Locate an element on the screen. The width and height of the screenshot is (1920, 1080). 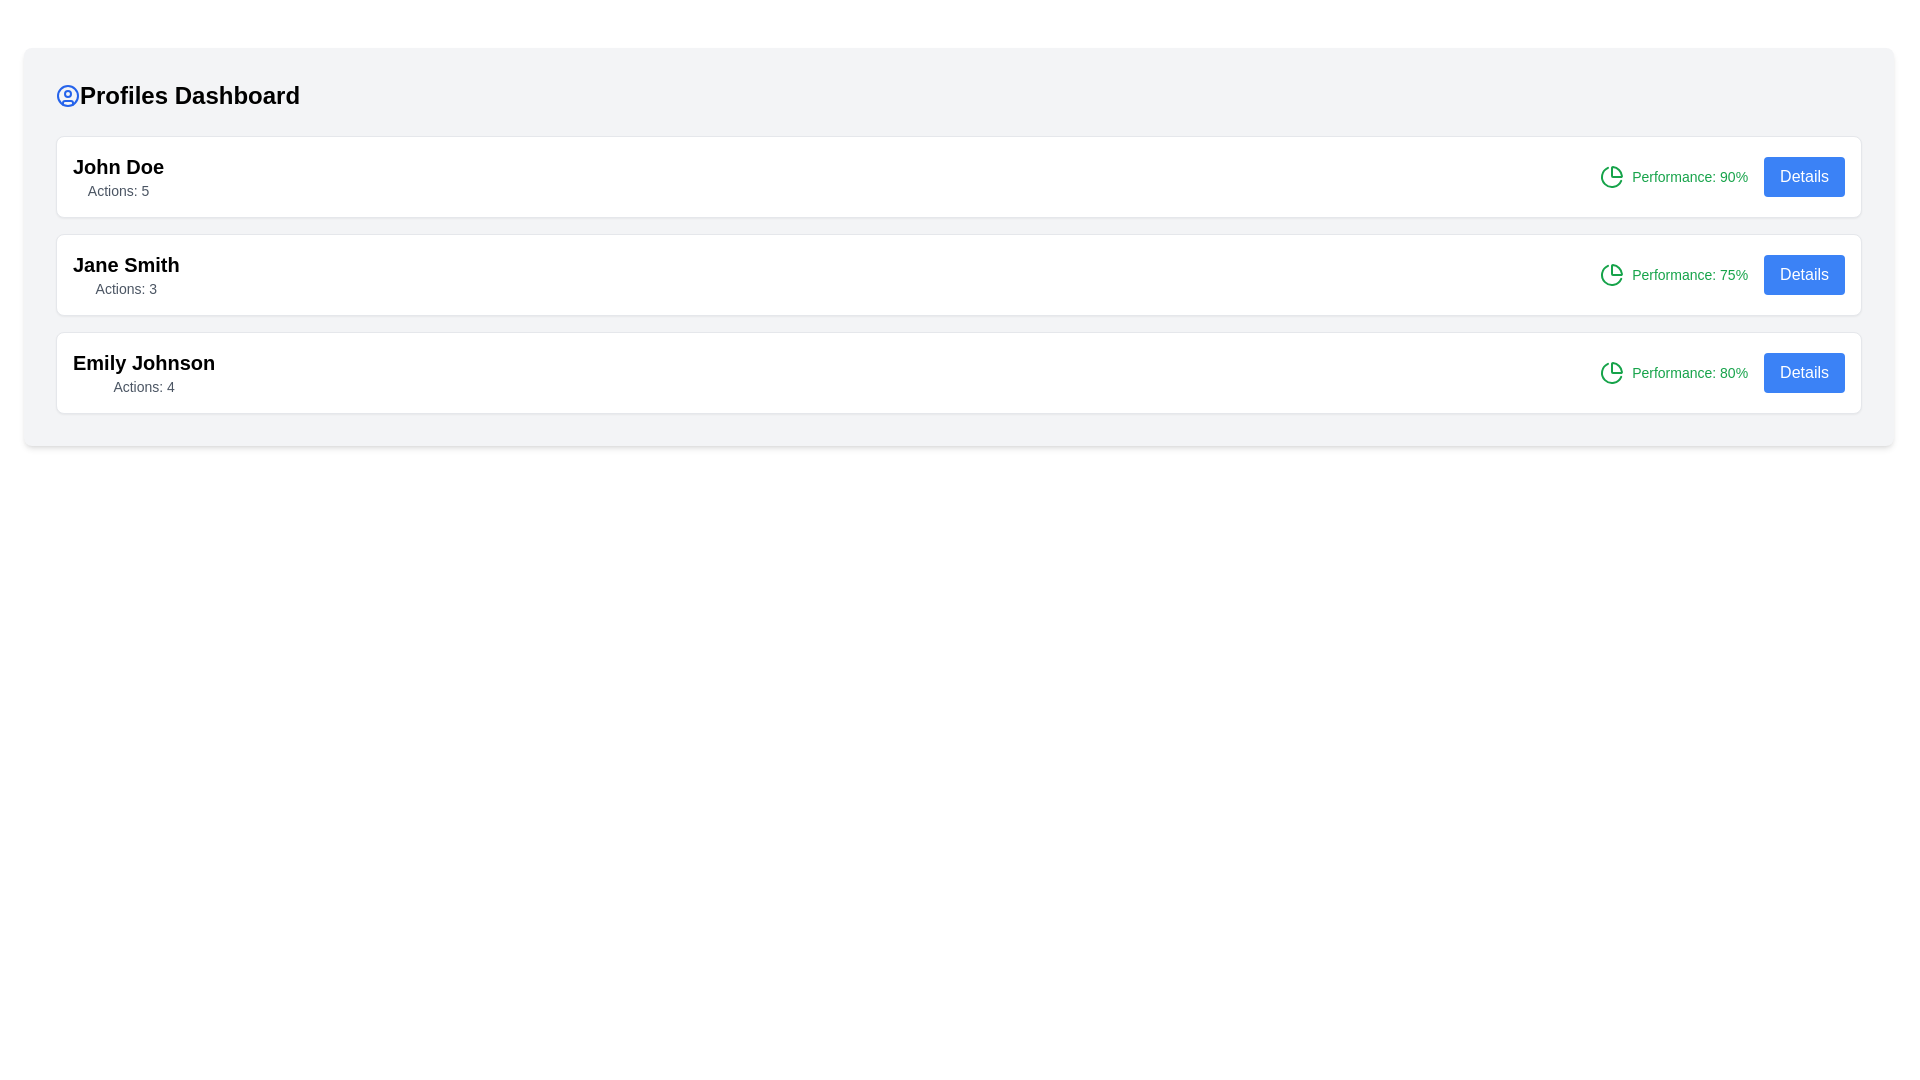
the text label that displays the count of actions for the 'John Doe' profile, which is located directly below the 'John Doe' label in the top-left section of the dashboard layout is located at coordinates (117, 191).